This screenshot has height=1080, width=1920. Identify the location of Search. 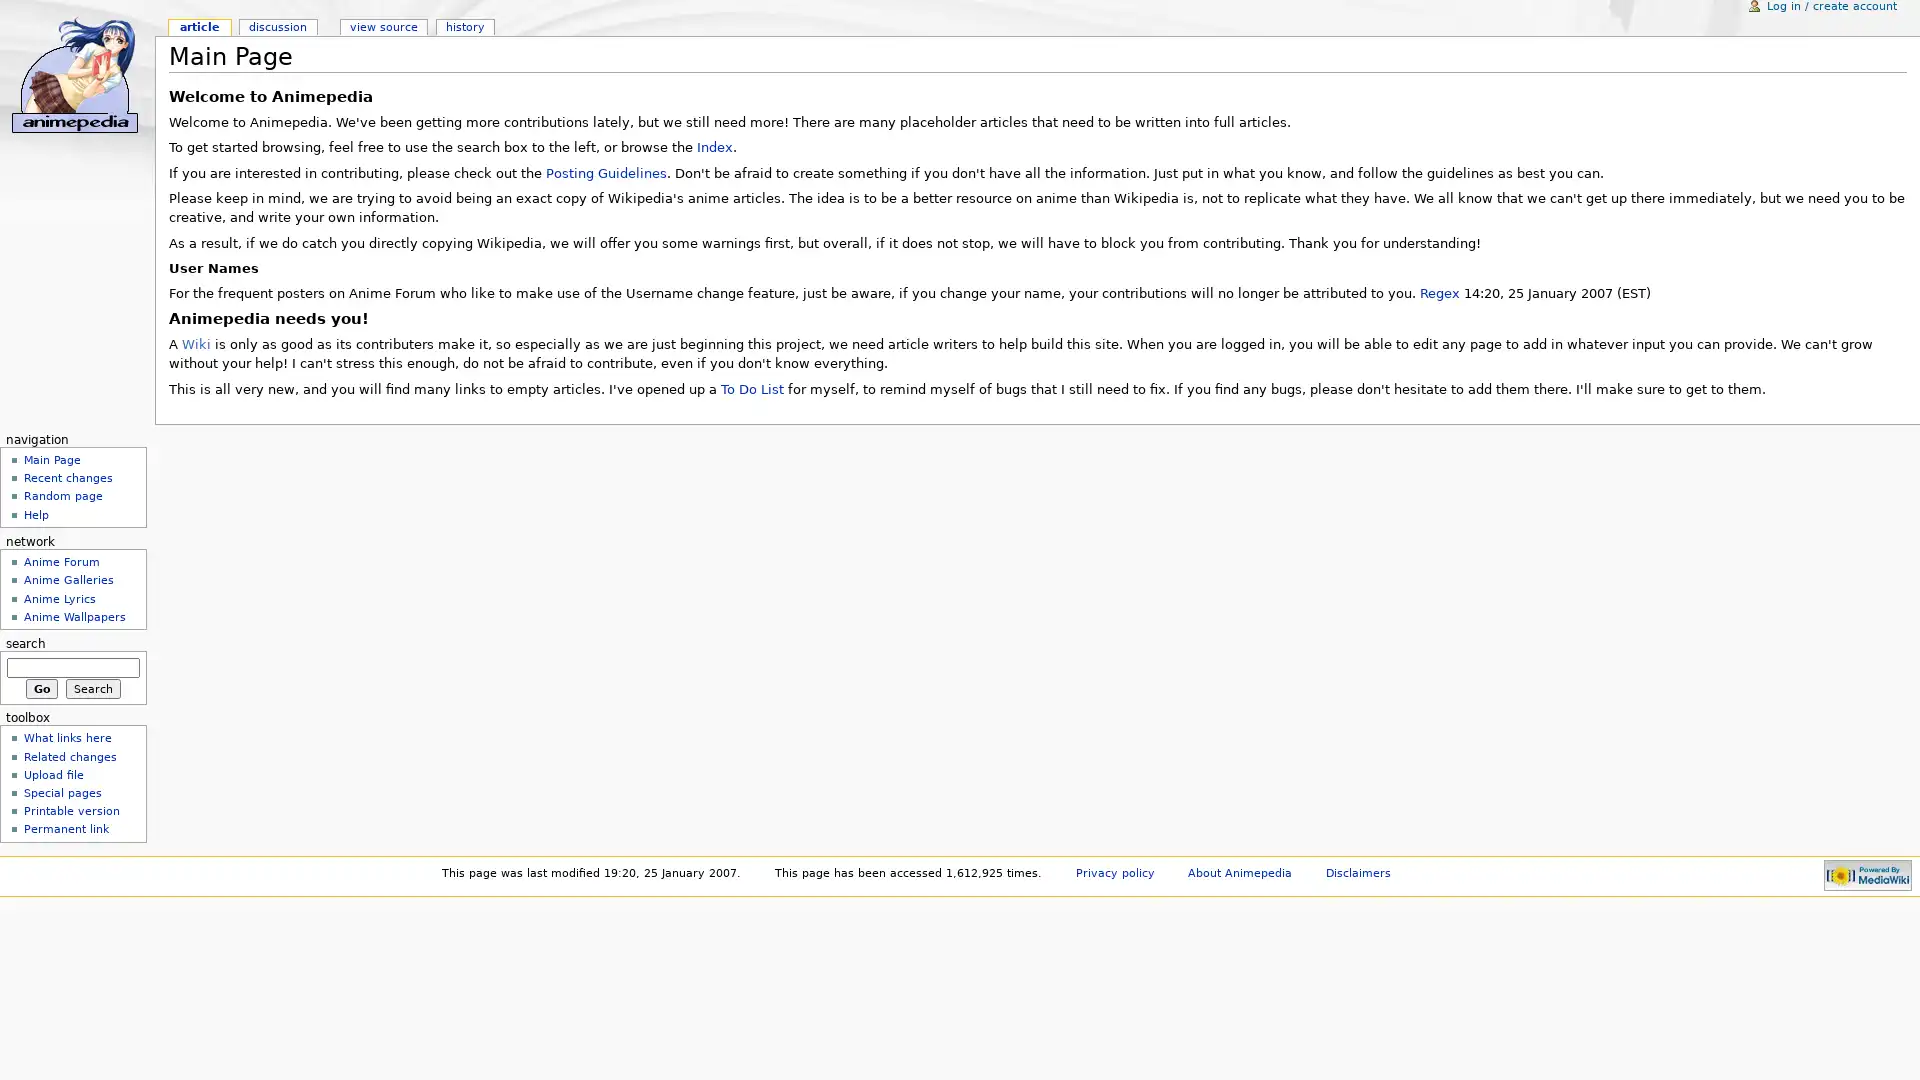
(92, 686).